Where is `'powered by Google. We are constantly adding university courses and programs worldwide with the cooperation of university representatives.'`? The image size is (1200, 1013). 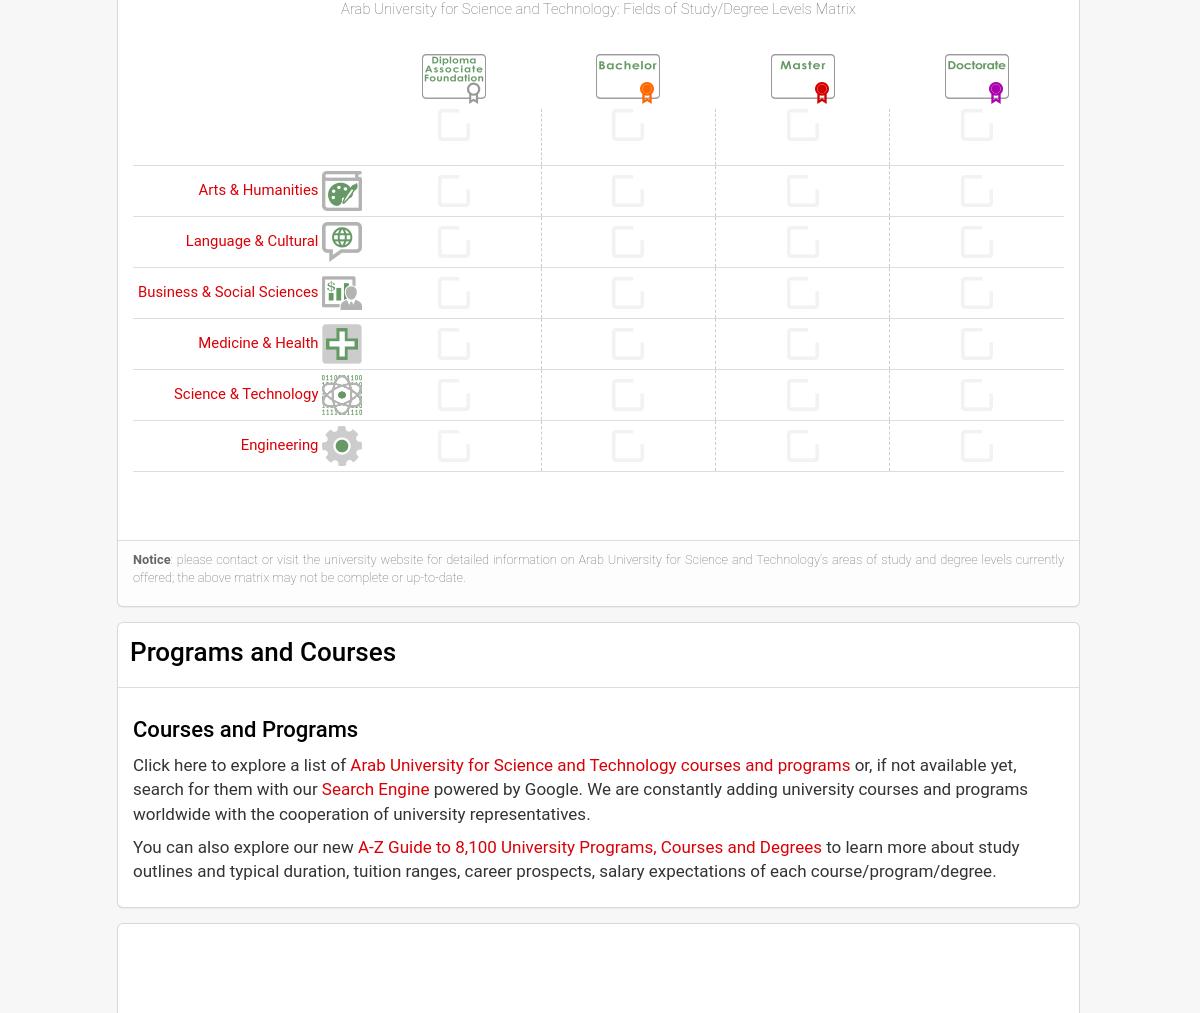
'powered by Google. We are constantly adding university courses and programs worldwide with the cooperation of university representatives.' is located at coordinates (579, 800).